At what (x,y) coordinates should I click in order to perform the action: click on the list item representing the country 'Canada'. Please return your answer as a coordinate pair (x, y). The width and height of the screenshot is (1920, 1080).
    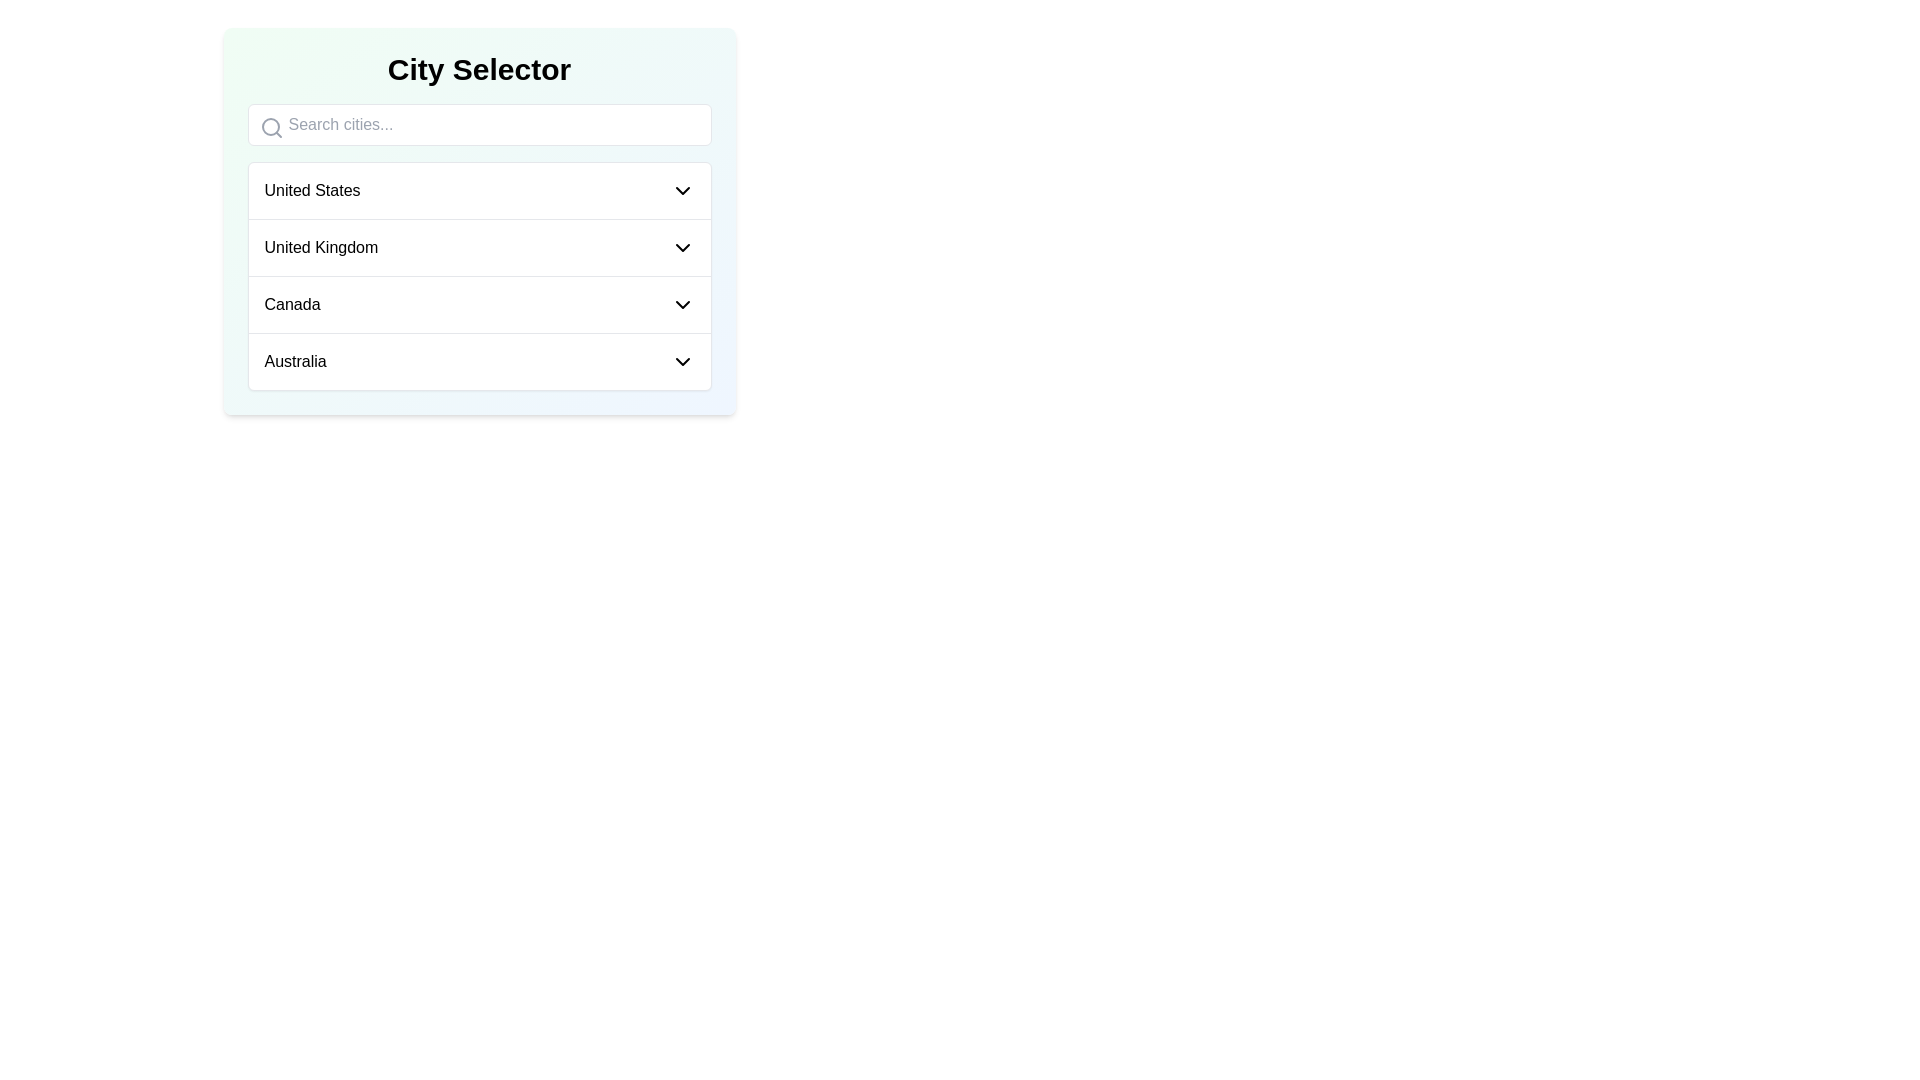
    Looking at the image, I should click on (478, 304).